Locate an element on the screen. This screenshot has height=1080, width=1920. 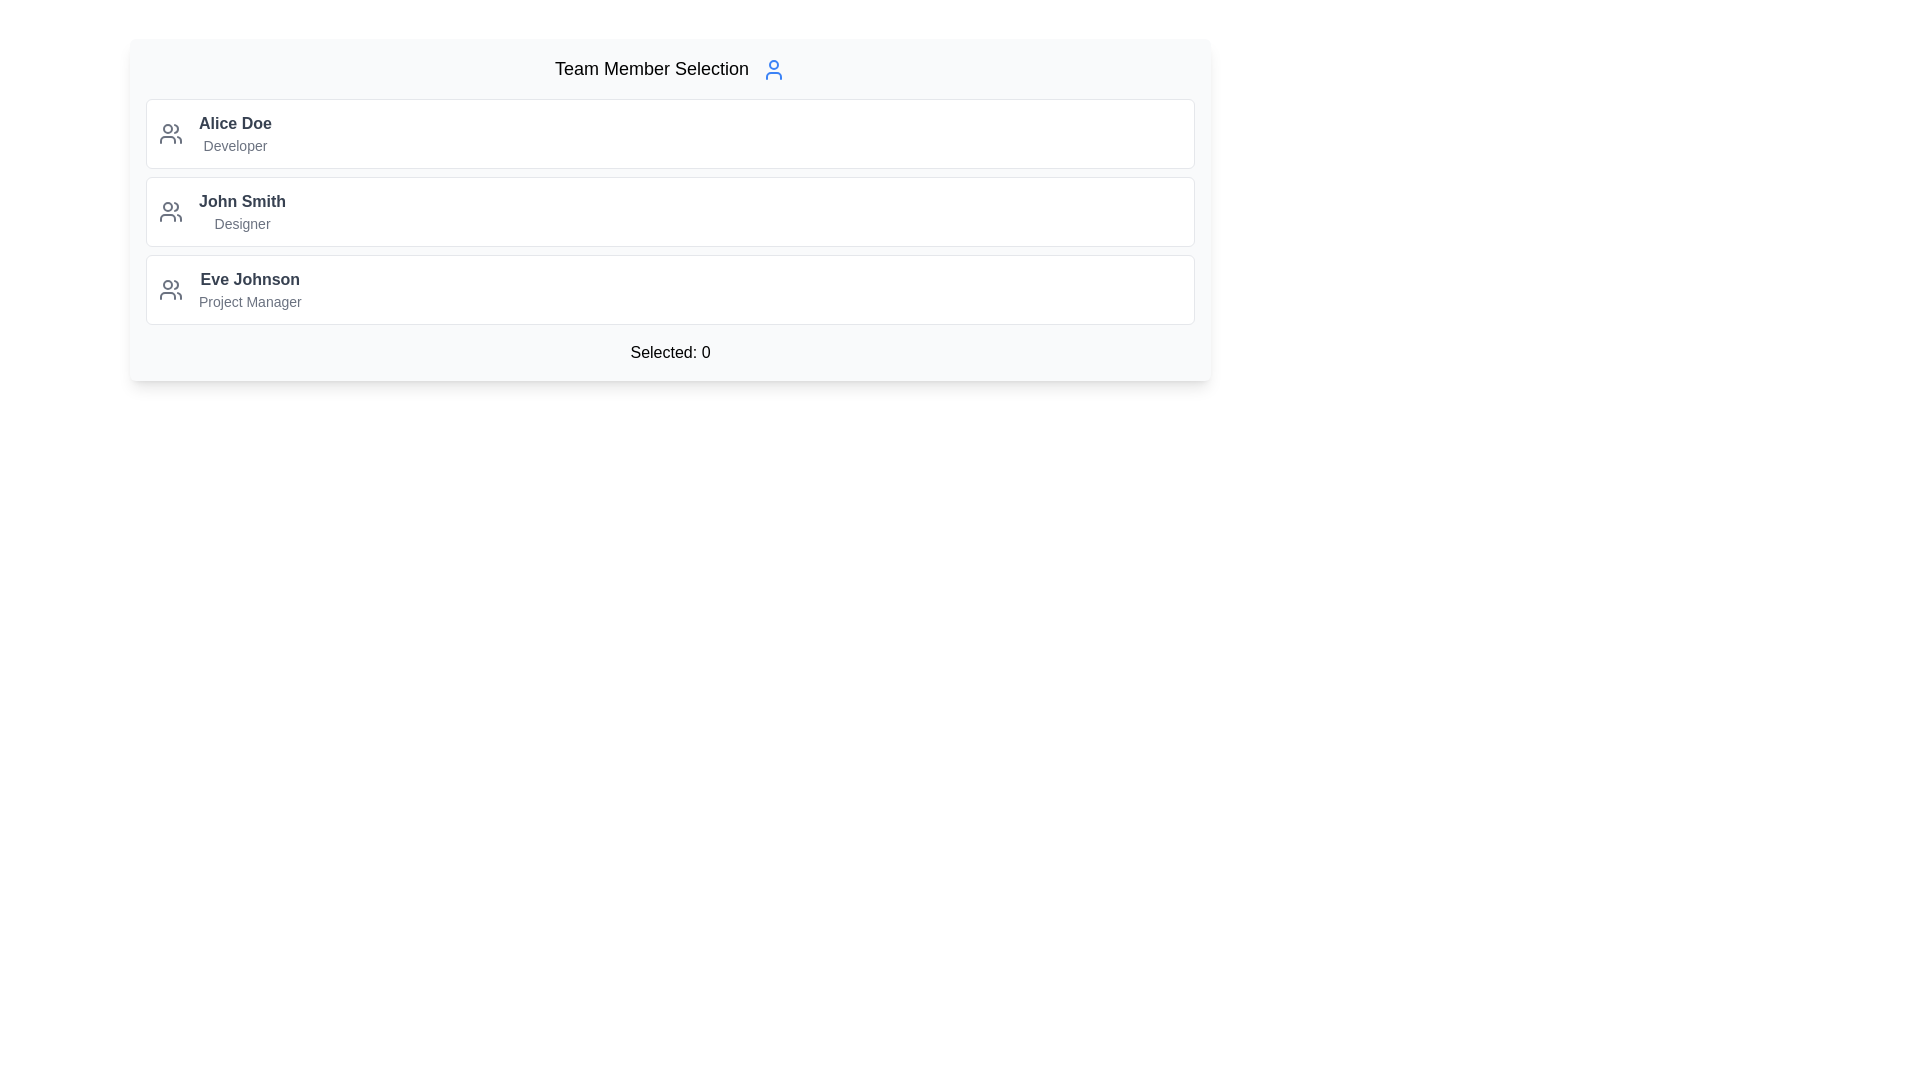
the first user profile entry in the team member selection interface is located at coordinates (670, 134).